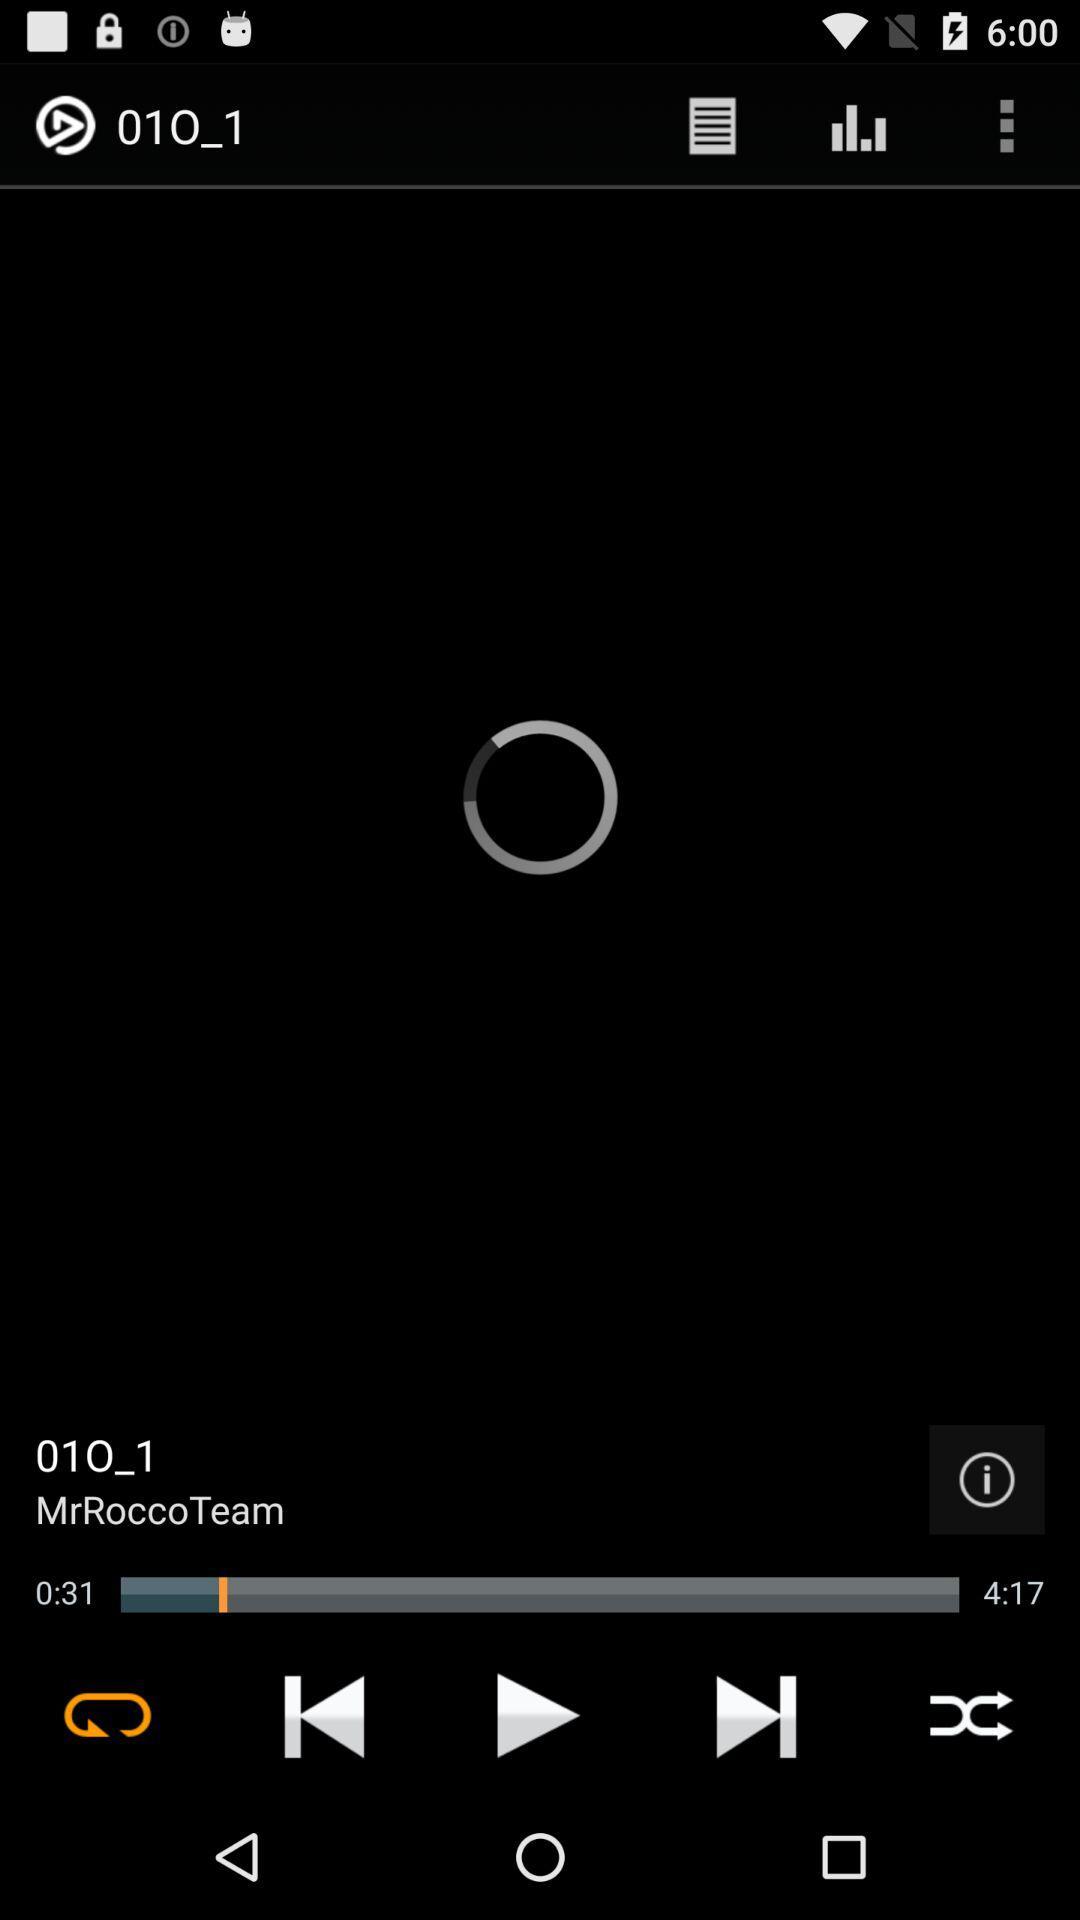 This screenshot has width=1080, height=1920. Describe the element at coordinates (538, 1835) in the screenshot. I see `the send icon` at that location.